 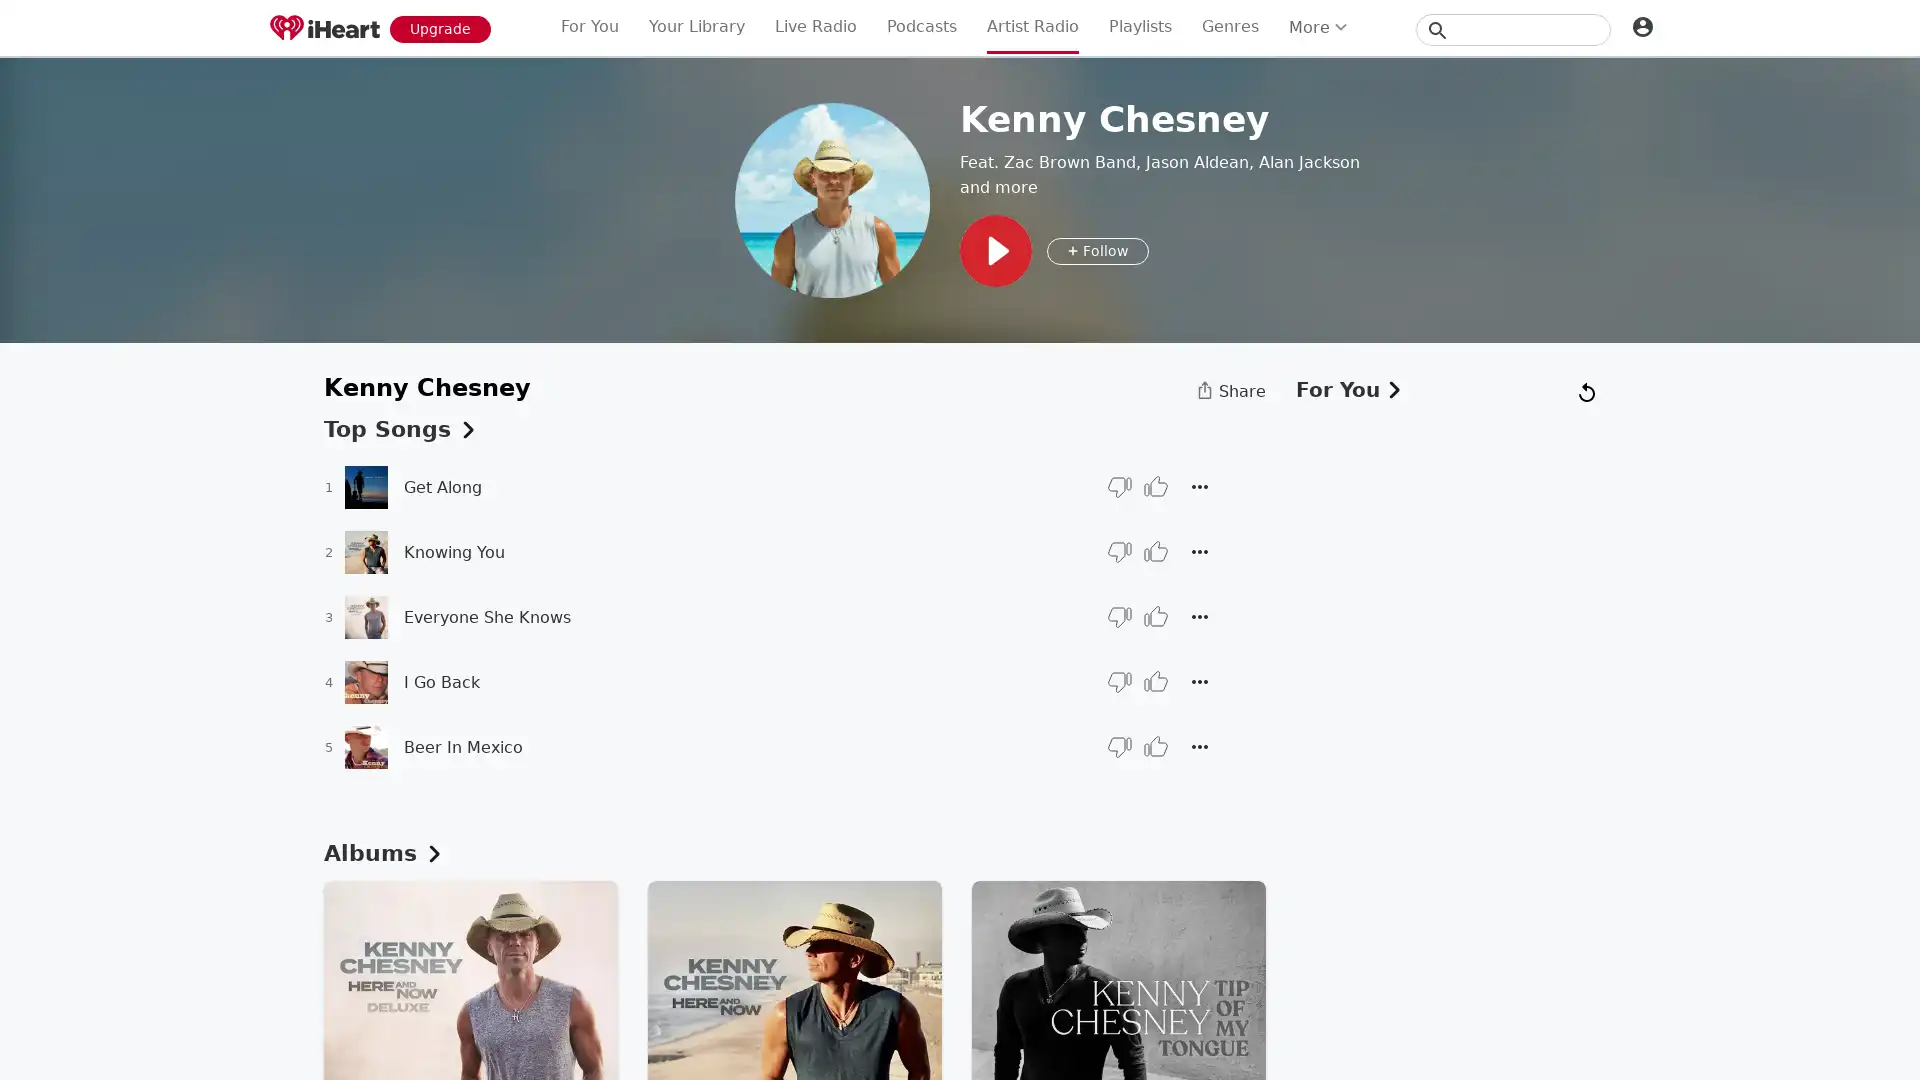 What do you see at coordinates (1831, 1041) in the screenshot?
I see `More` at bounding box center [1831, 1041].